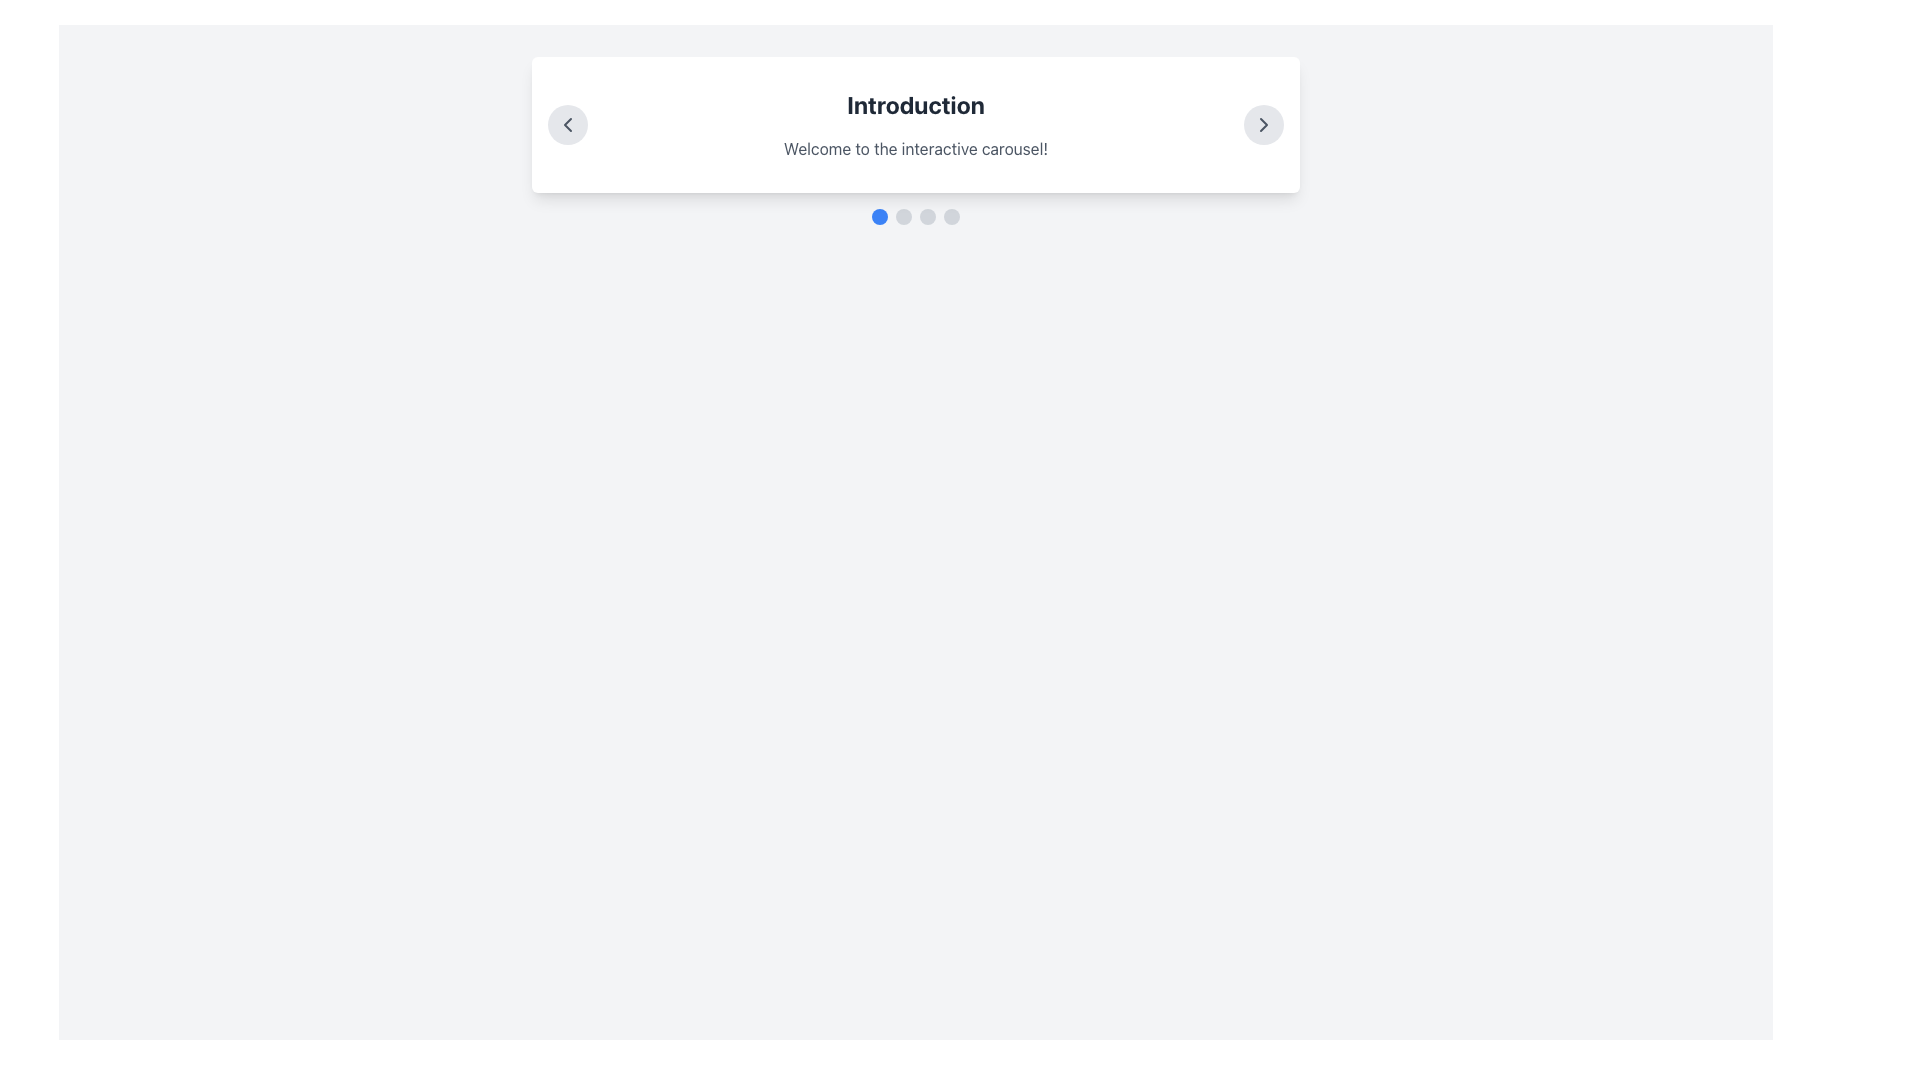 Image resolution: width=1920 pixels, height=1080 pixels. What do you see at coordinates (879, 216) in the screenshot?
I see `the first indicator dot at the bottom center of the card` at bounding box center [879, 216].